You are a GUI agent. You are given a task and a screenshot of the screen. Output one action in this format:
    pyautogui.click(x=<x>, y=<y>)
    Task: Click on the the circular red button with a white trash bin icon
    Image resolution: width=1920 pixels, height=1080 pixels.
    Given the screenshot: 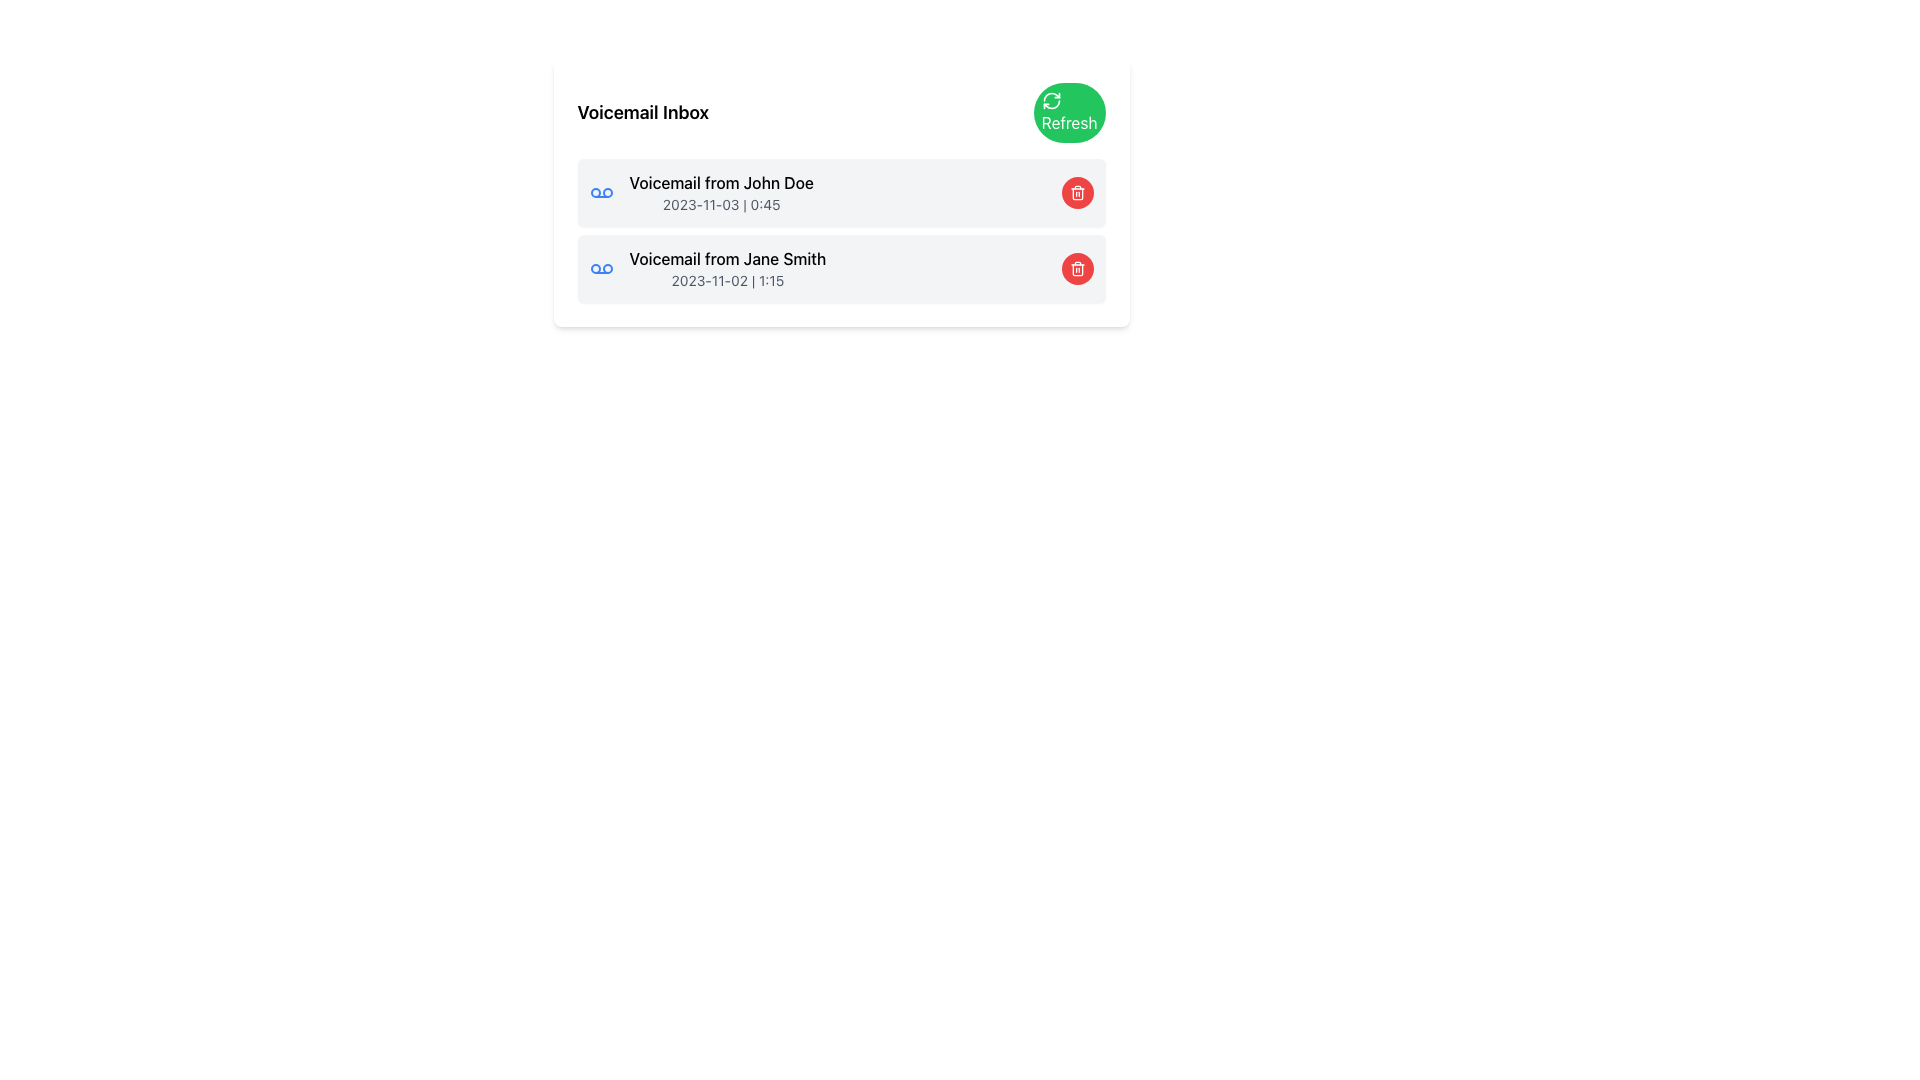 What is the action you would take?
    pyautogui.click(x=1076, y=268)
    